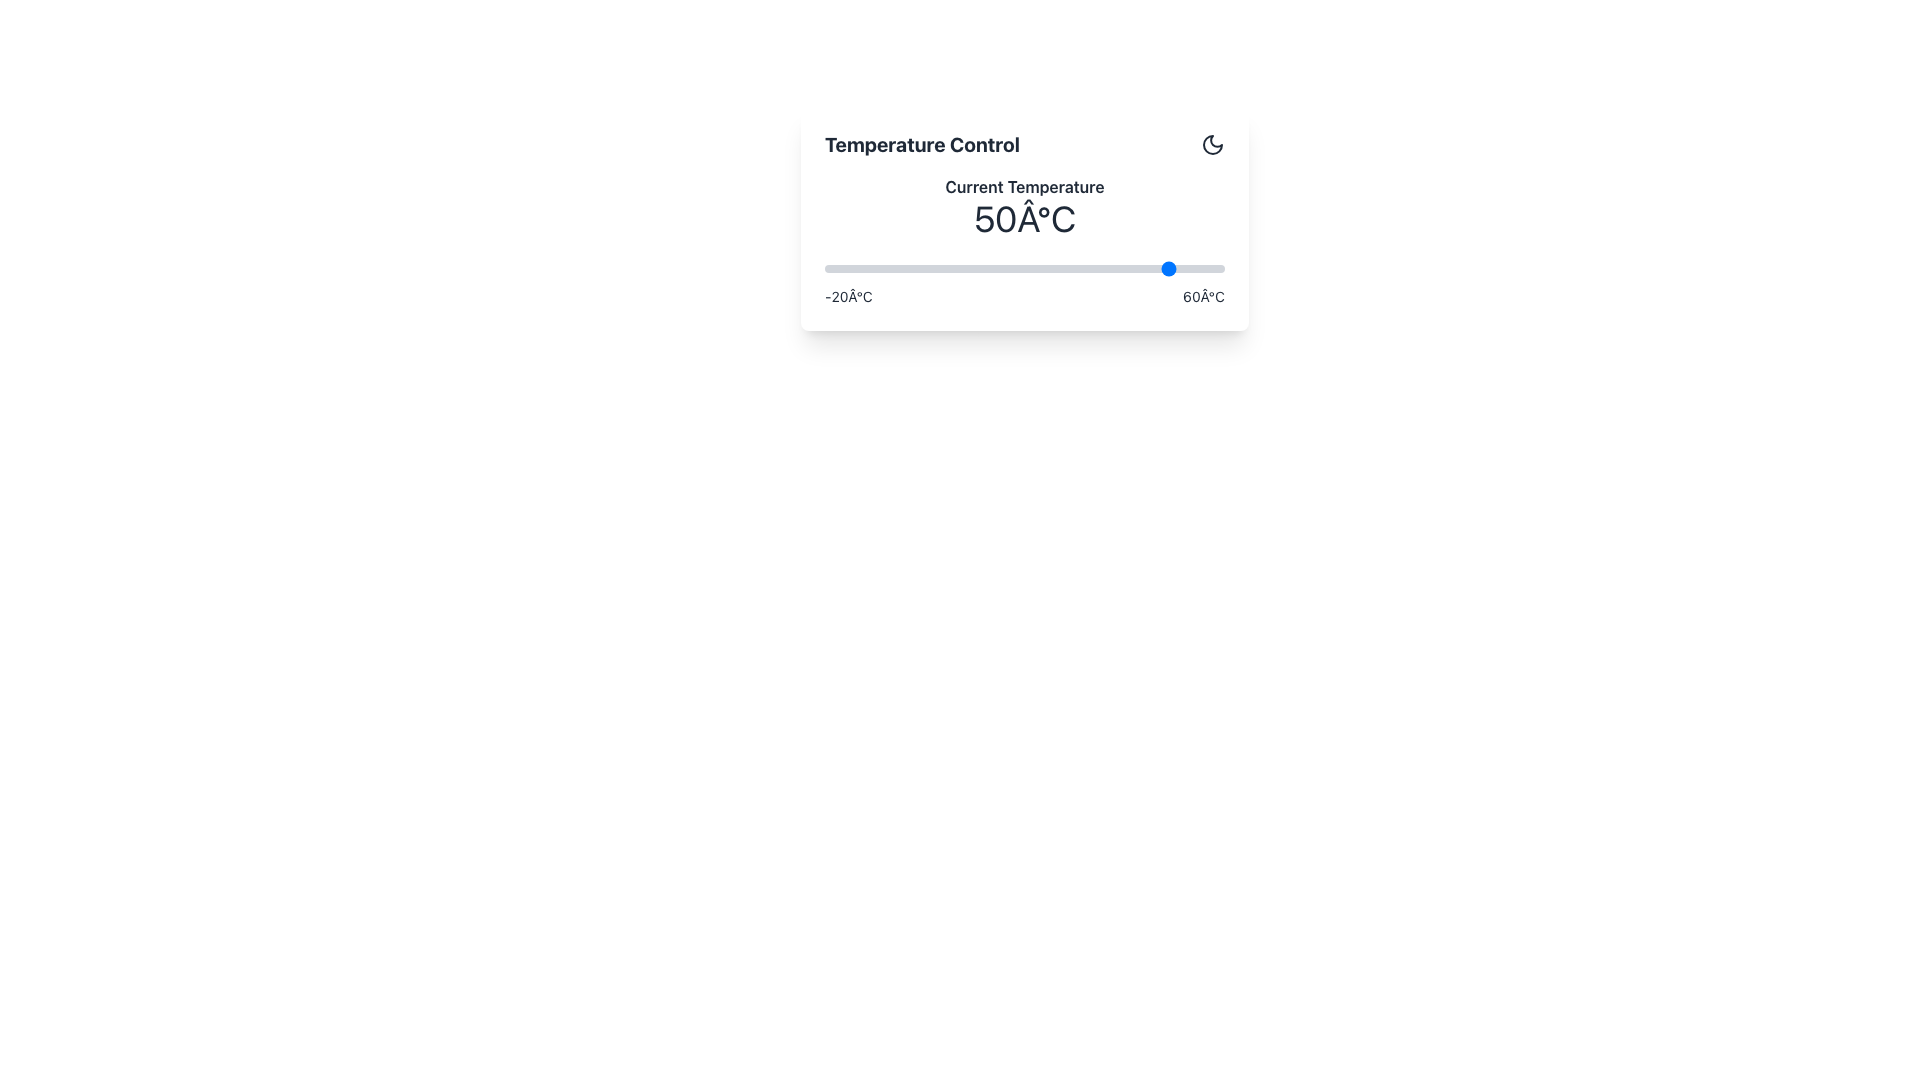 This screenshot has height=1080, width=1920. I want to click on the temperature, so click(929, 268).